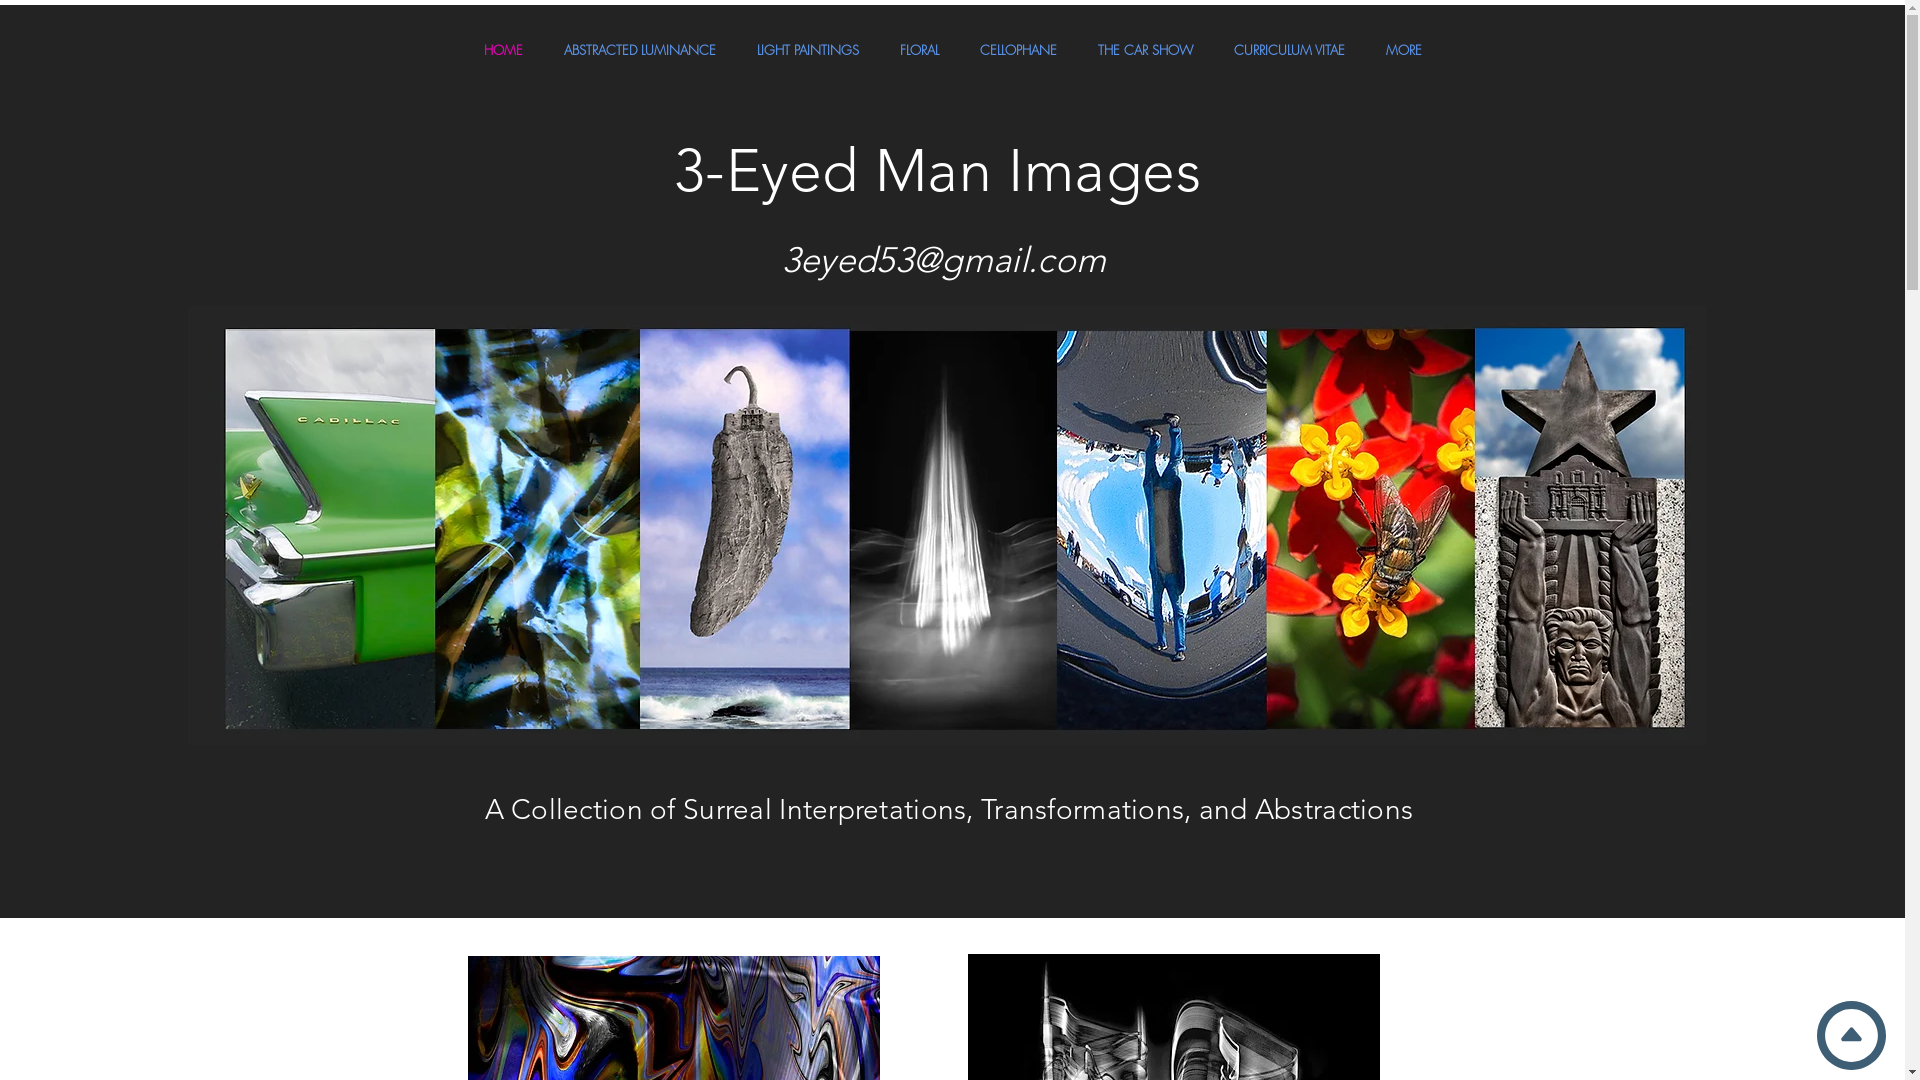 The width and height of the screenshot is (1920, 1080). What do you see at coordinates (807, 49) in the screenshot?
I see `'LIGHT PAINTINGS'` at bounding box center [807, 49].